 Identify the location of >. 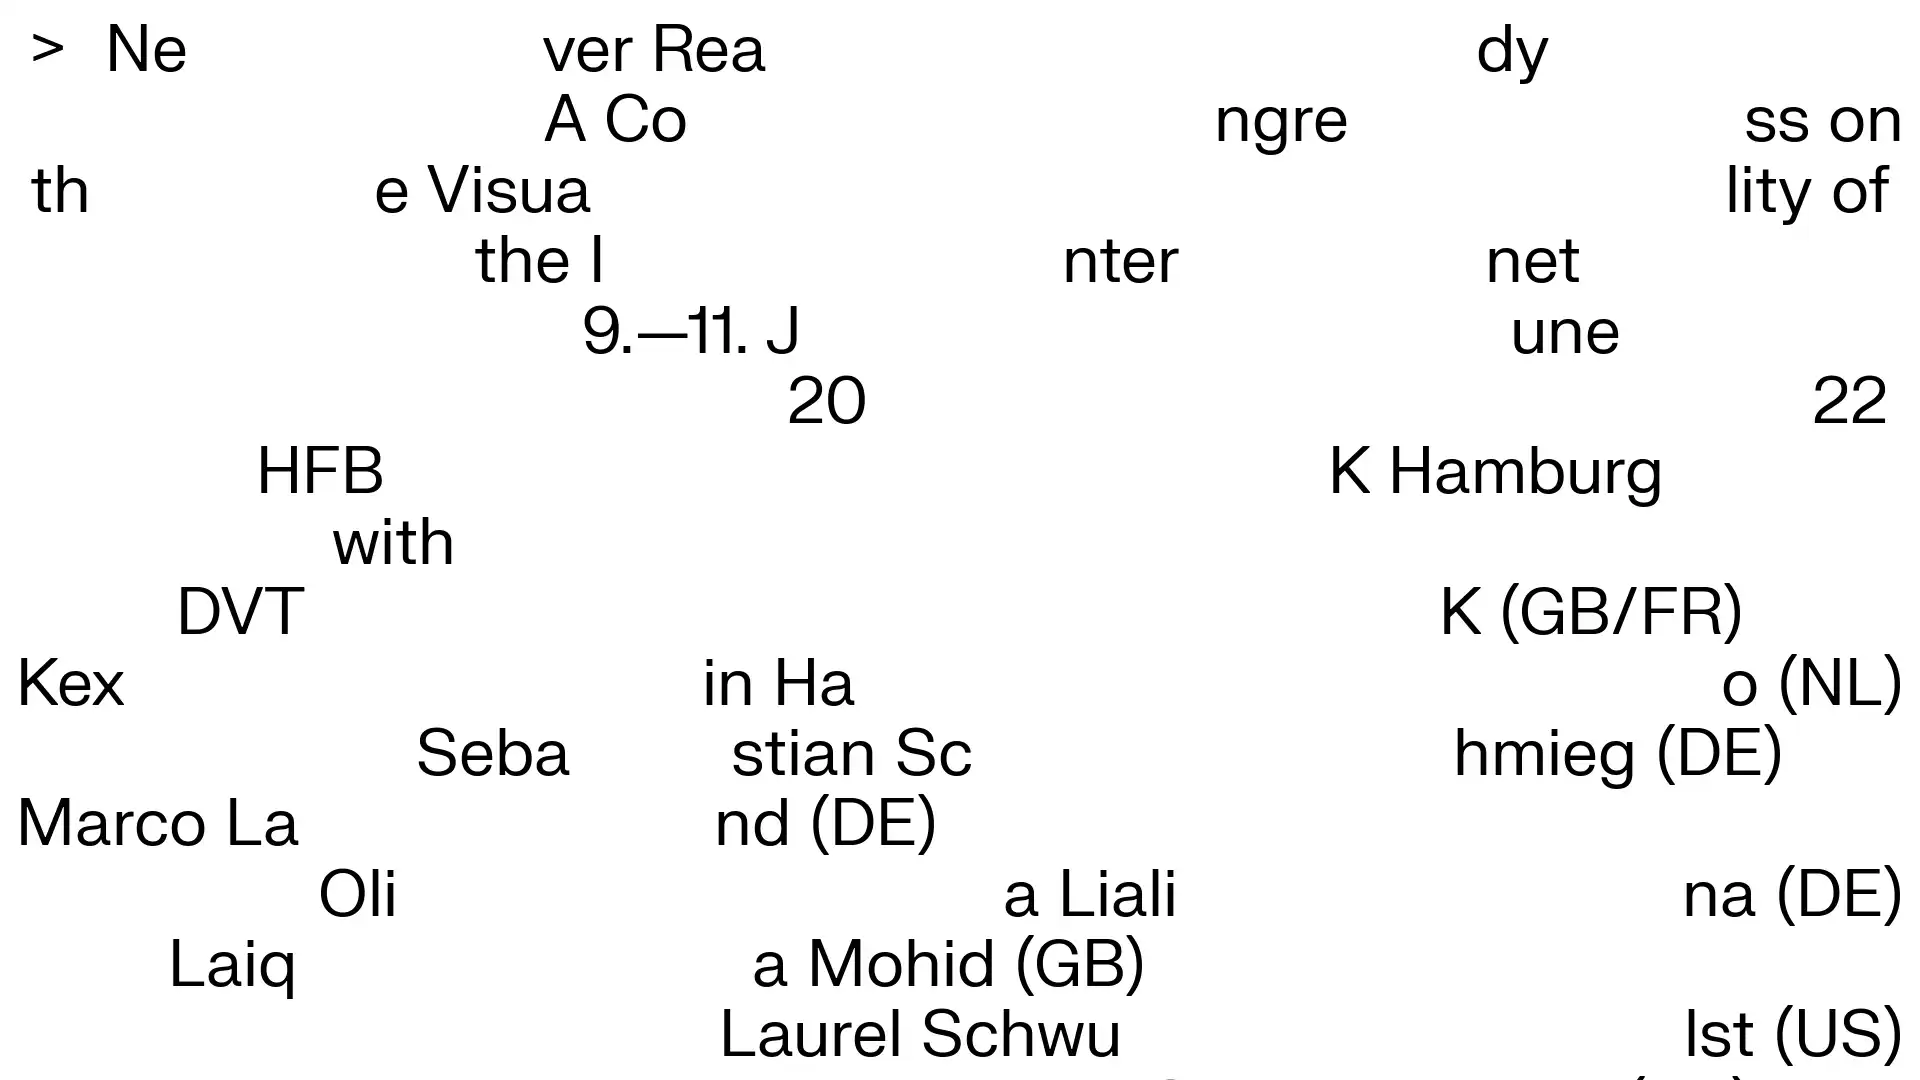
(48, 46).